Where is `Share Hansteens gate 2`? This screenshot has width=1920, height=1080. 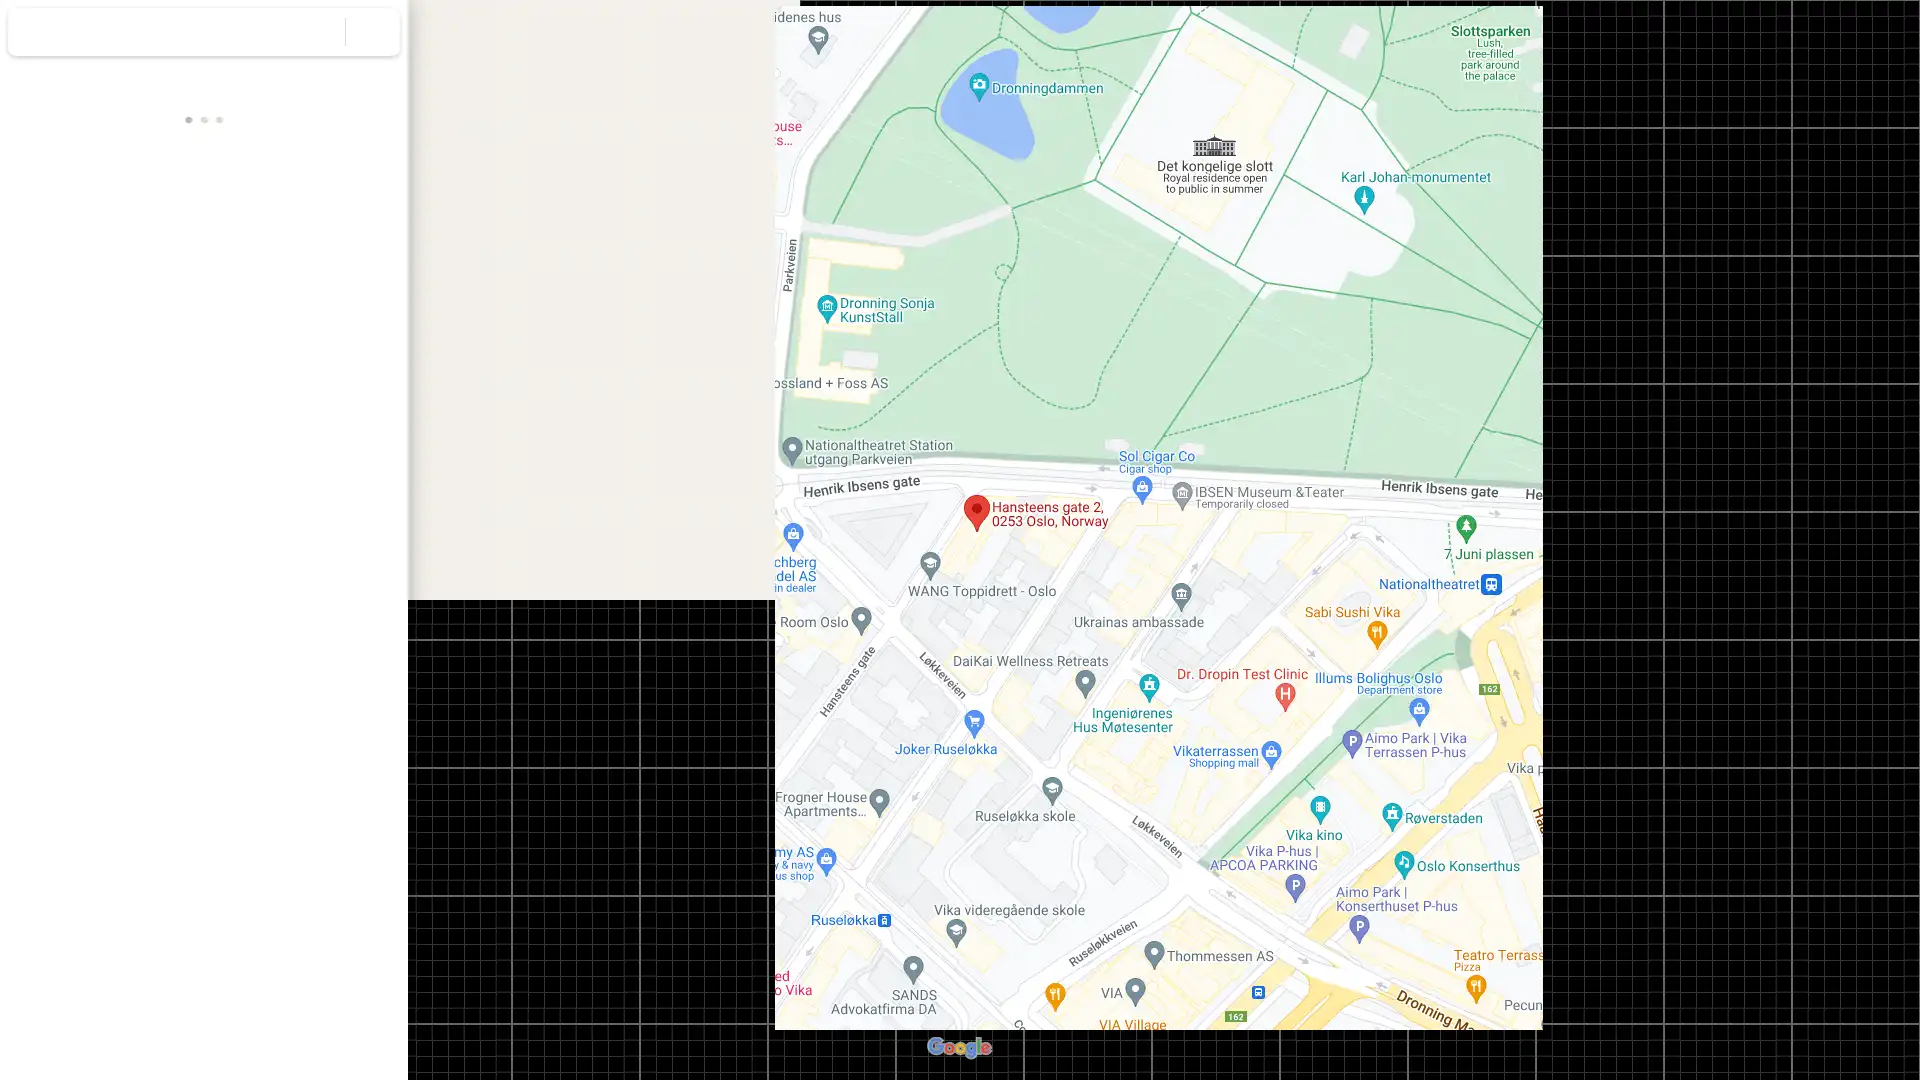
Share Hansteens gate 2 is located at coordinates (349, 401).